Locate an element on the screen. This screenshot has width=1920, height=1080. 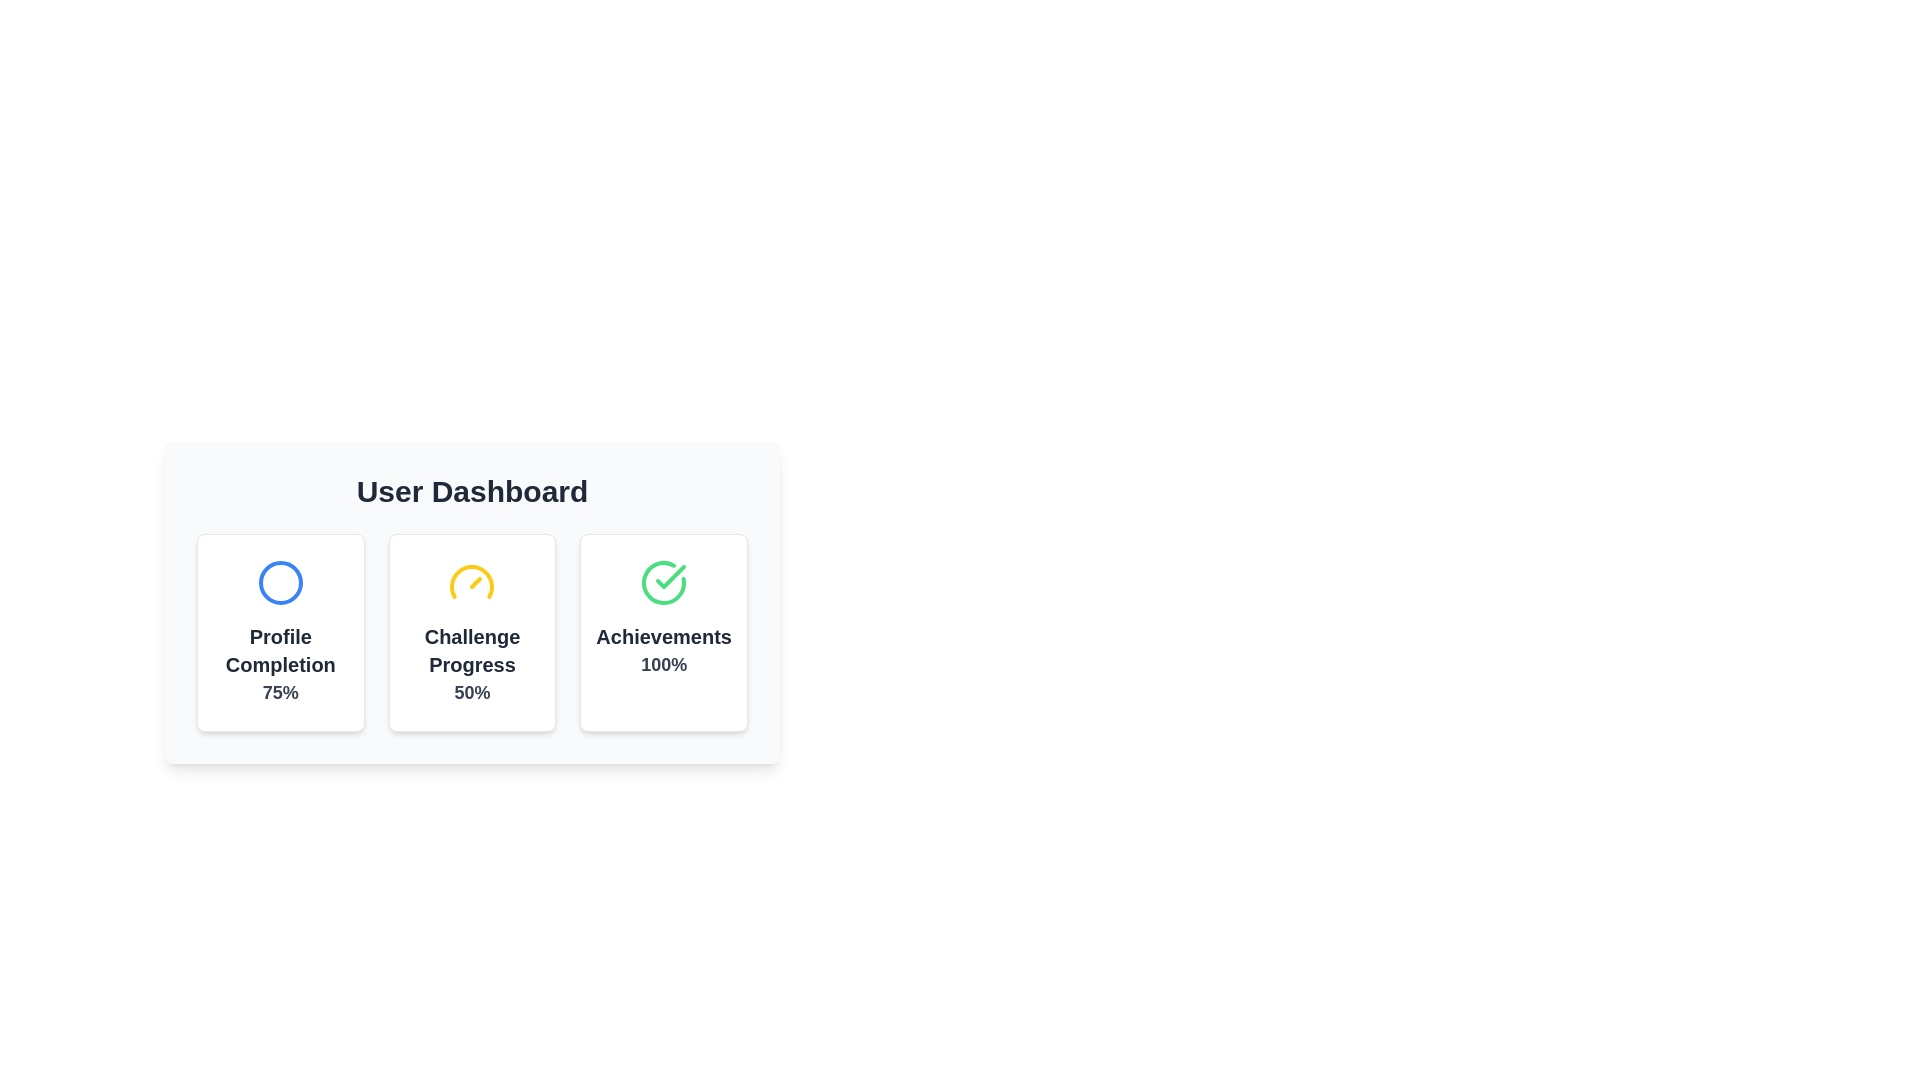
the circular success indicator icon with a green stroke and checkmark located at the top center of the 'Achievements' panel in the User Dashboard interface is located at coordinates (664, 582).